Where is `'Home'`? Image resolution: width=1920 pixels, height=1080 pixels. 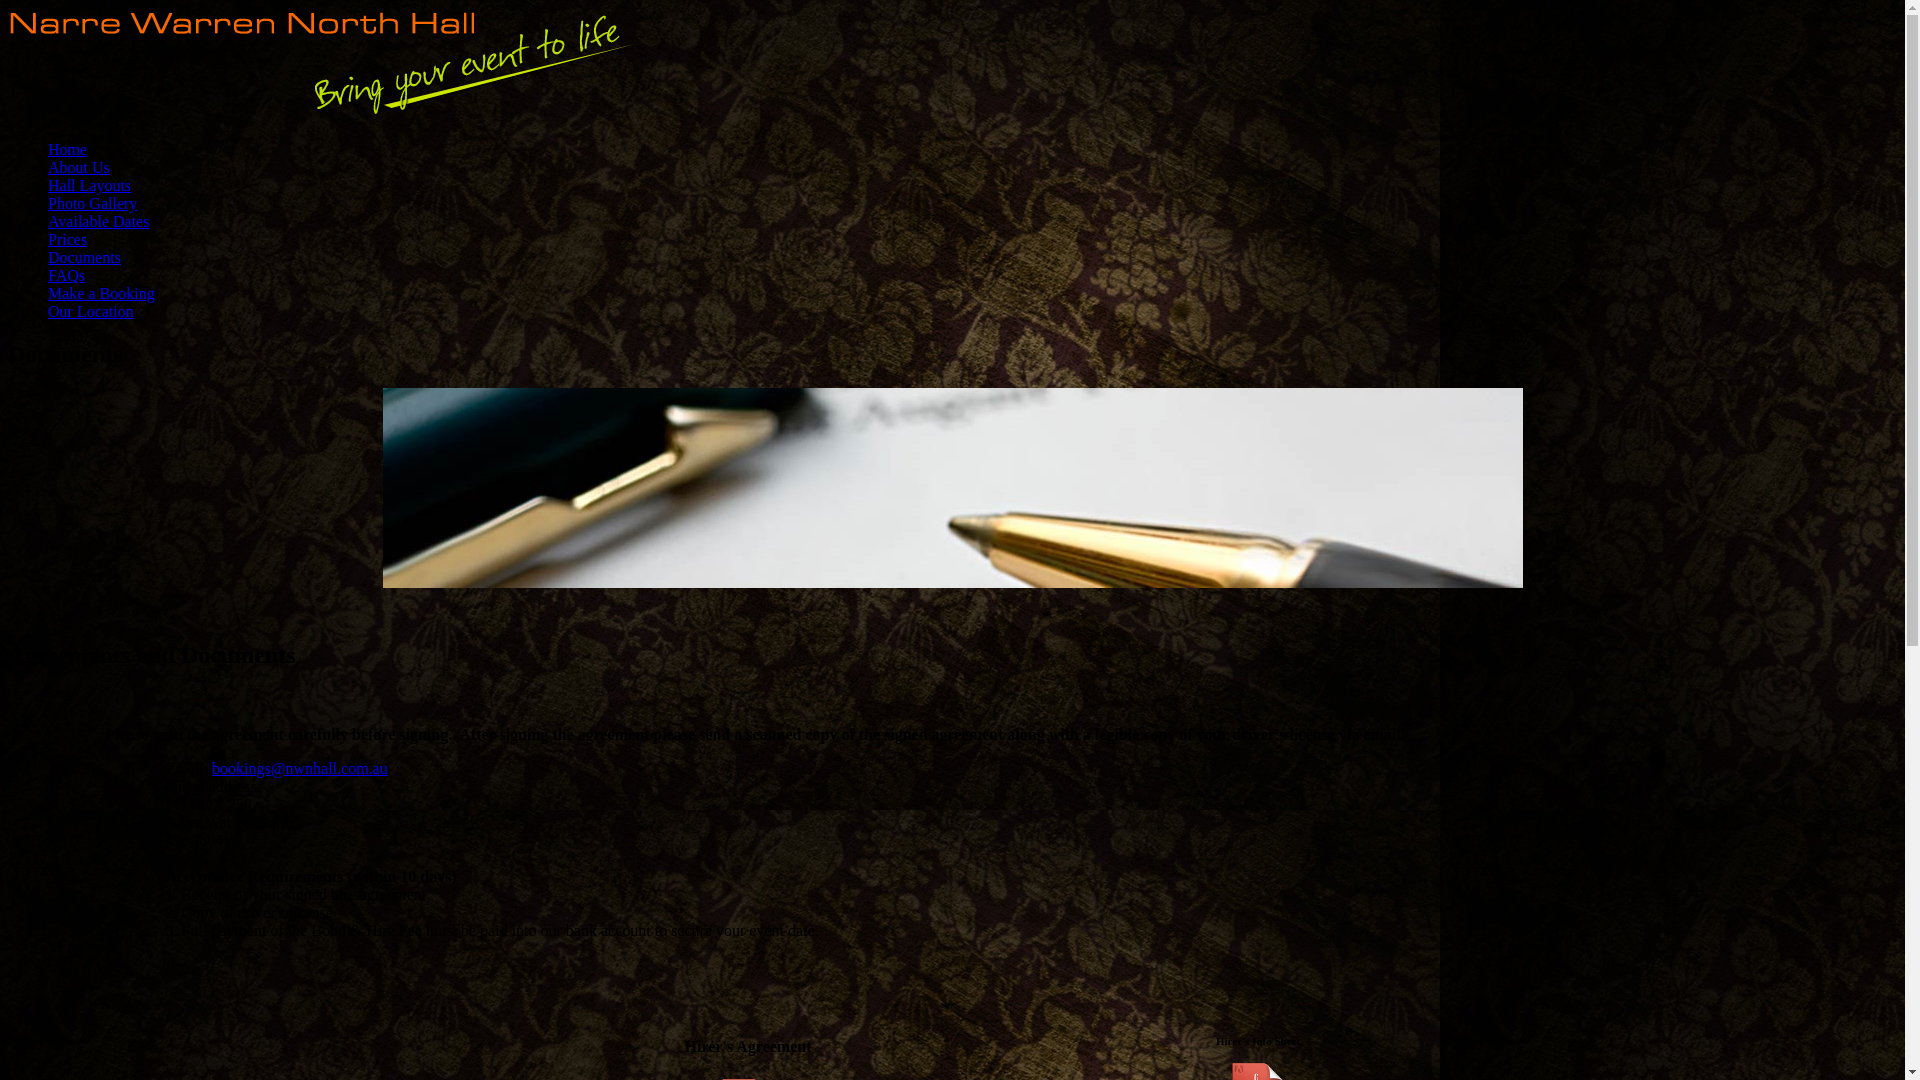 'Home' is located at coordinates (67, 148).